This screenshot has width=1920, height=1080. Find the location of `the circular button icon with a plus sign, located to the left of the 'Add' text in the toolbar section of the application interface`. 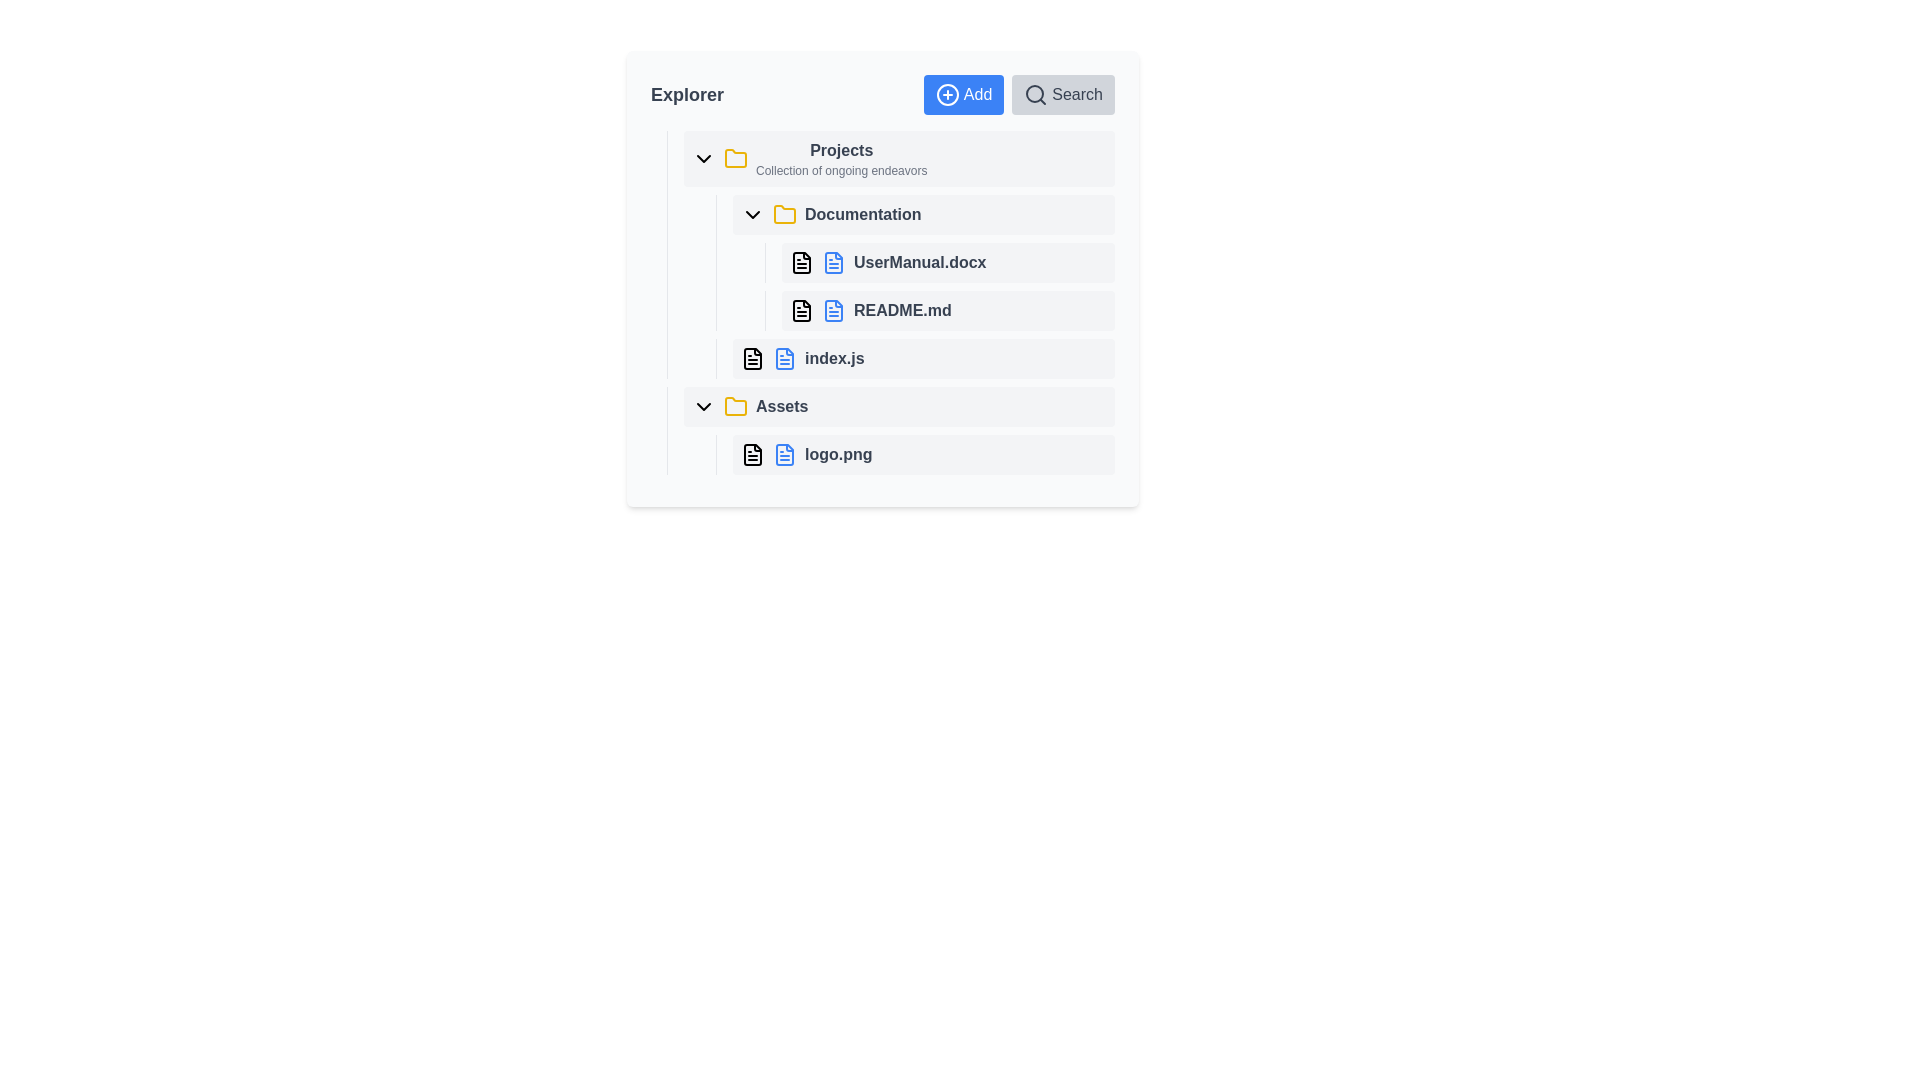

the circular button icon with a plus sign, located to the left of the 'Add' text in the toolbar section of the application interface is located at coordinates (946, 95).